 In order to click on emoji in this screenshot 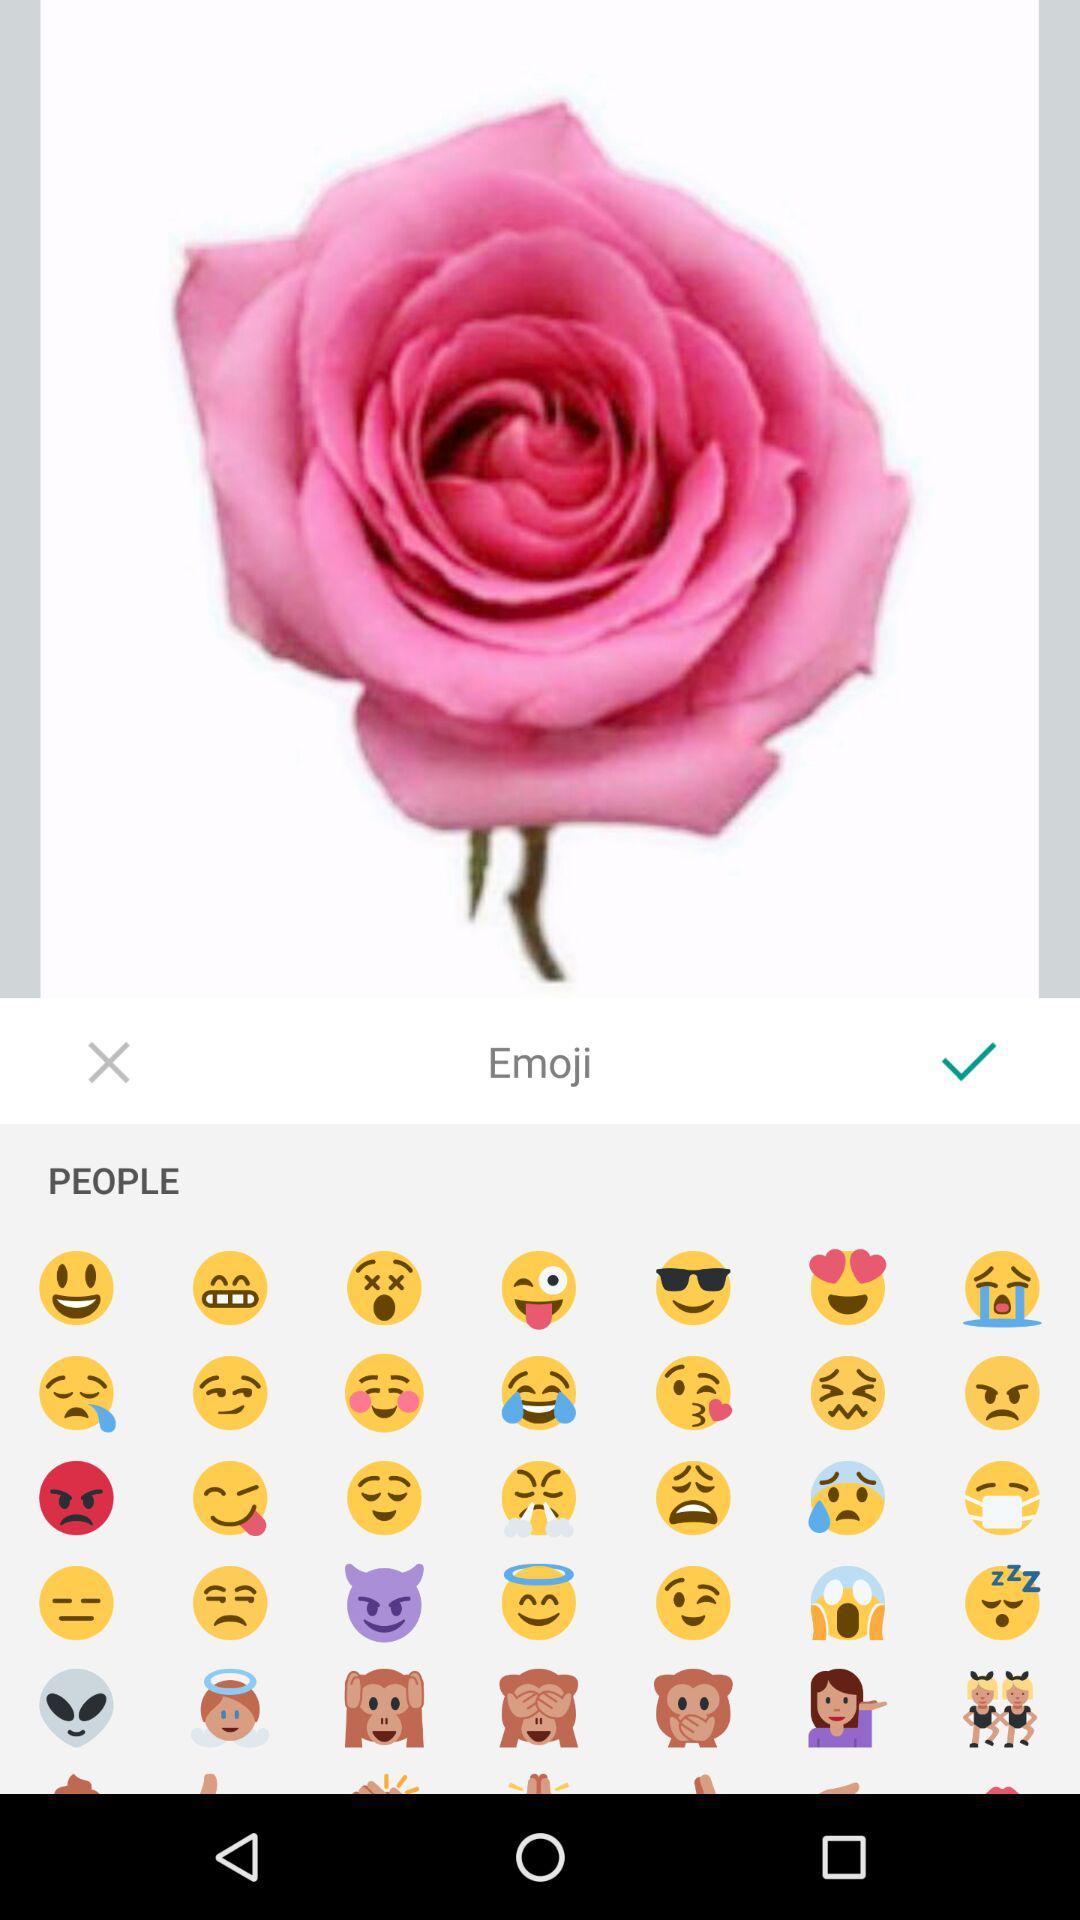, I will do `click(538, 1777)`.